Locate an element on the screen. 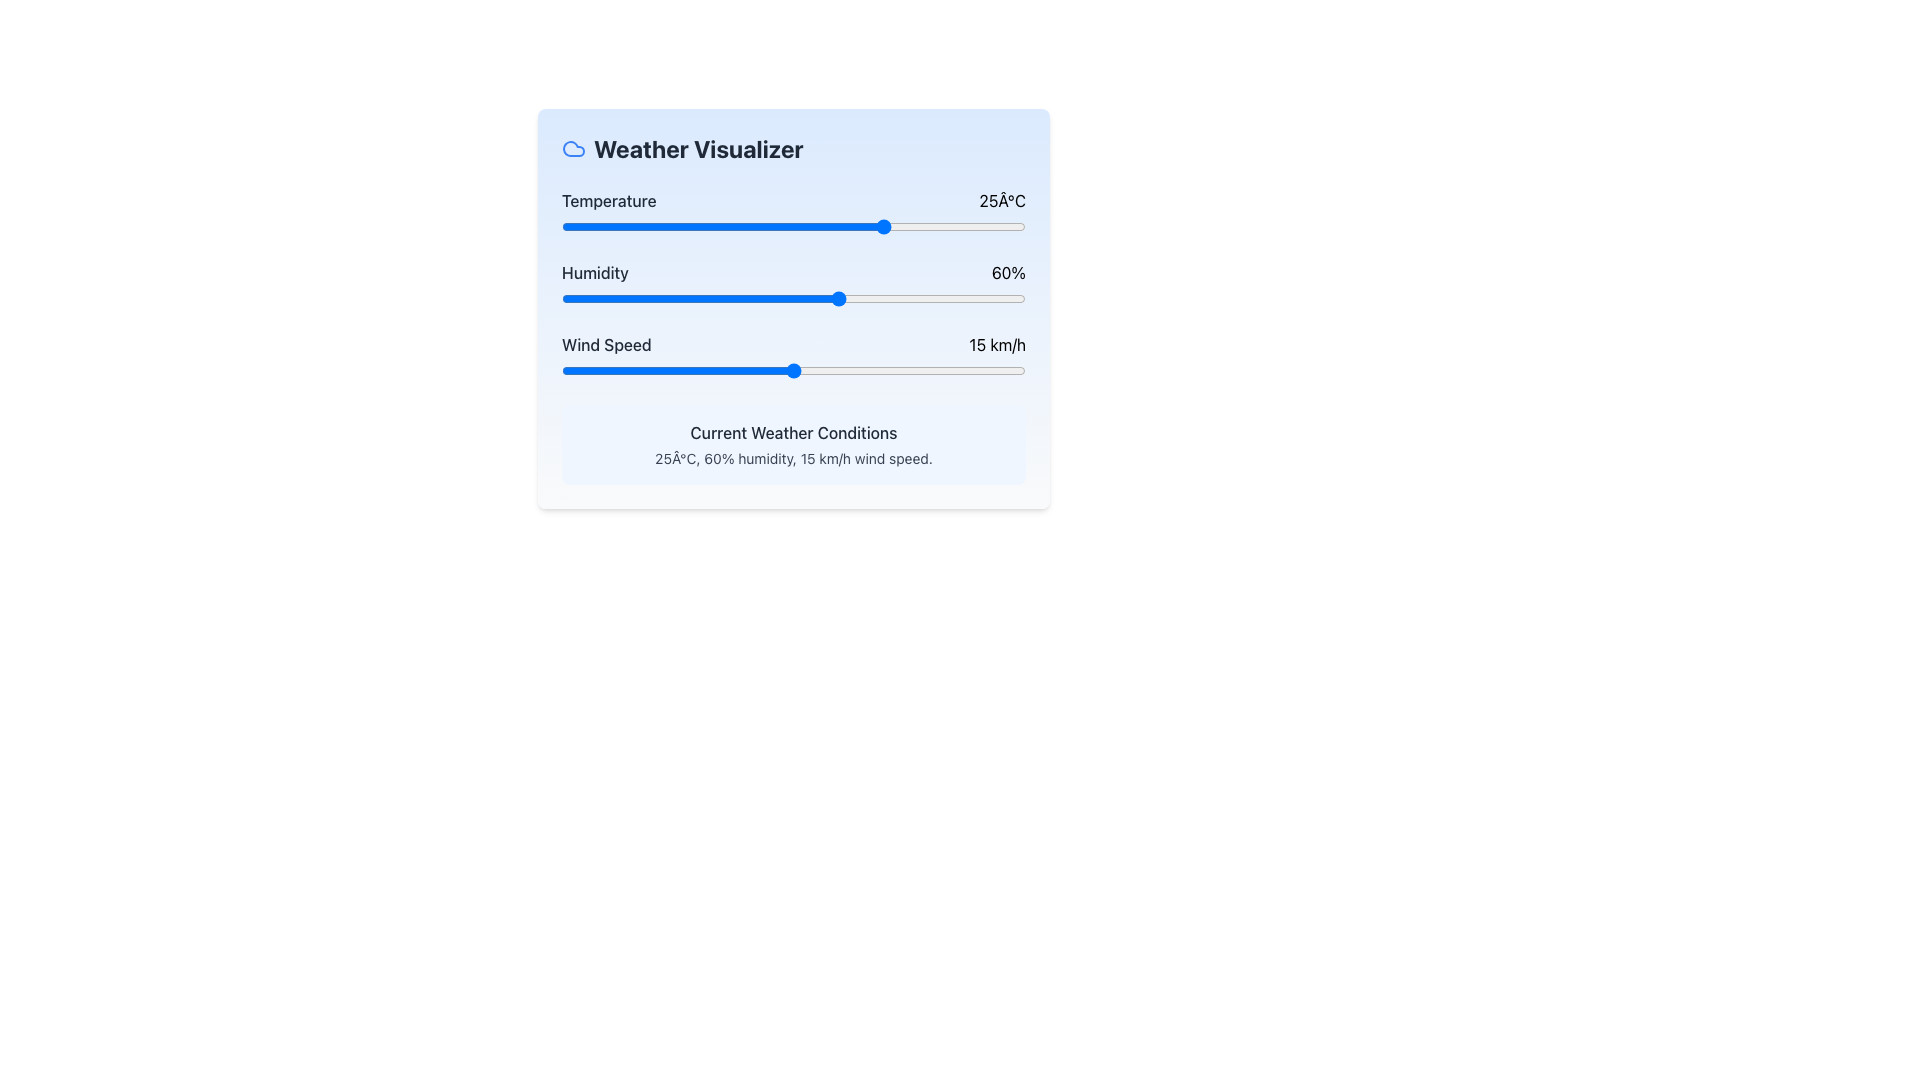  the humidity level is located at coordinates (668, 299).